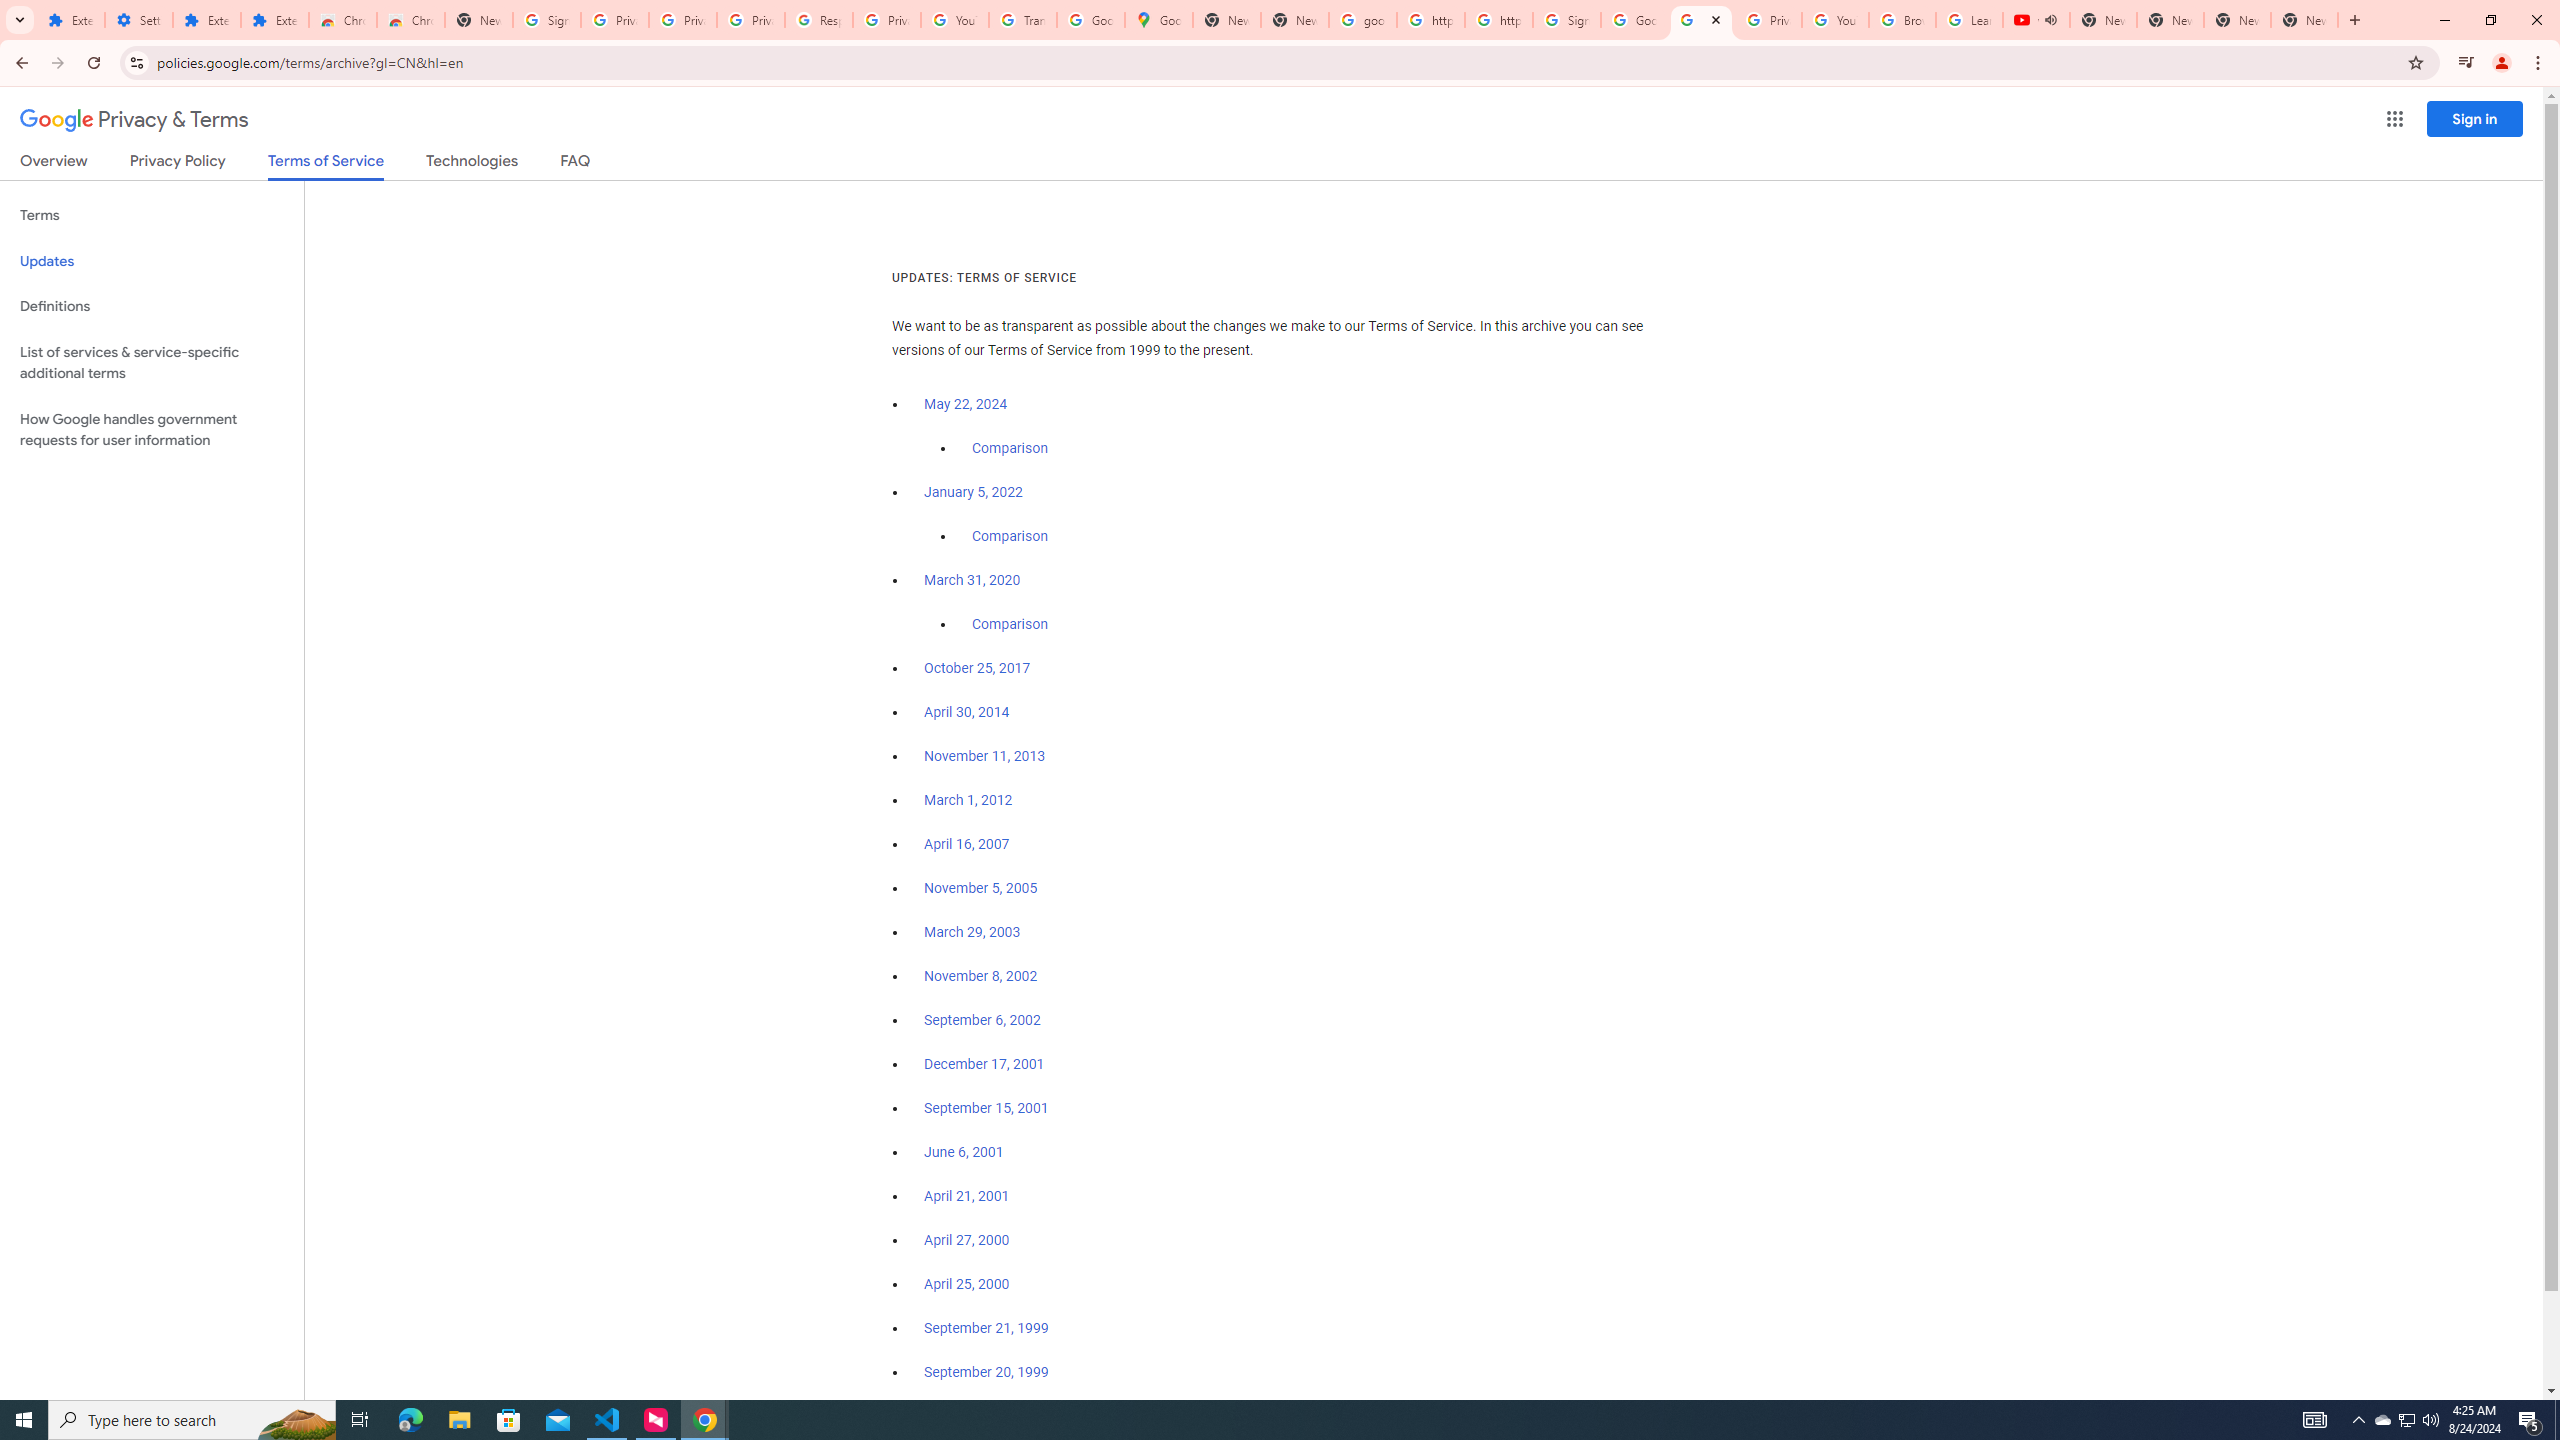 This screenshot has width=2560, height=1440. What do you see at coordinates (962, 1152) in the screenshot?
I see `'June 6, 2001'` at bounding box center [962, 1152].